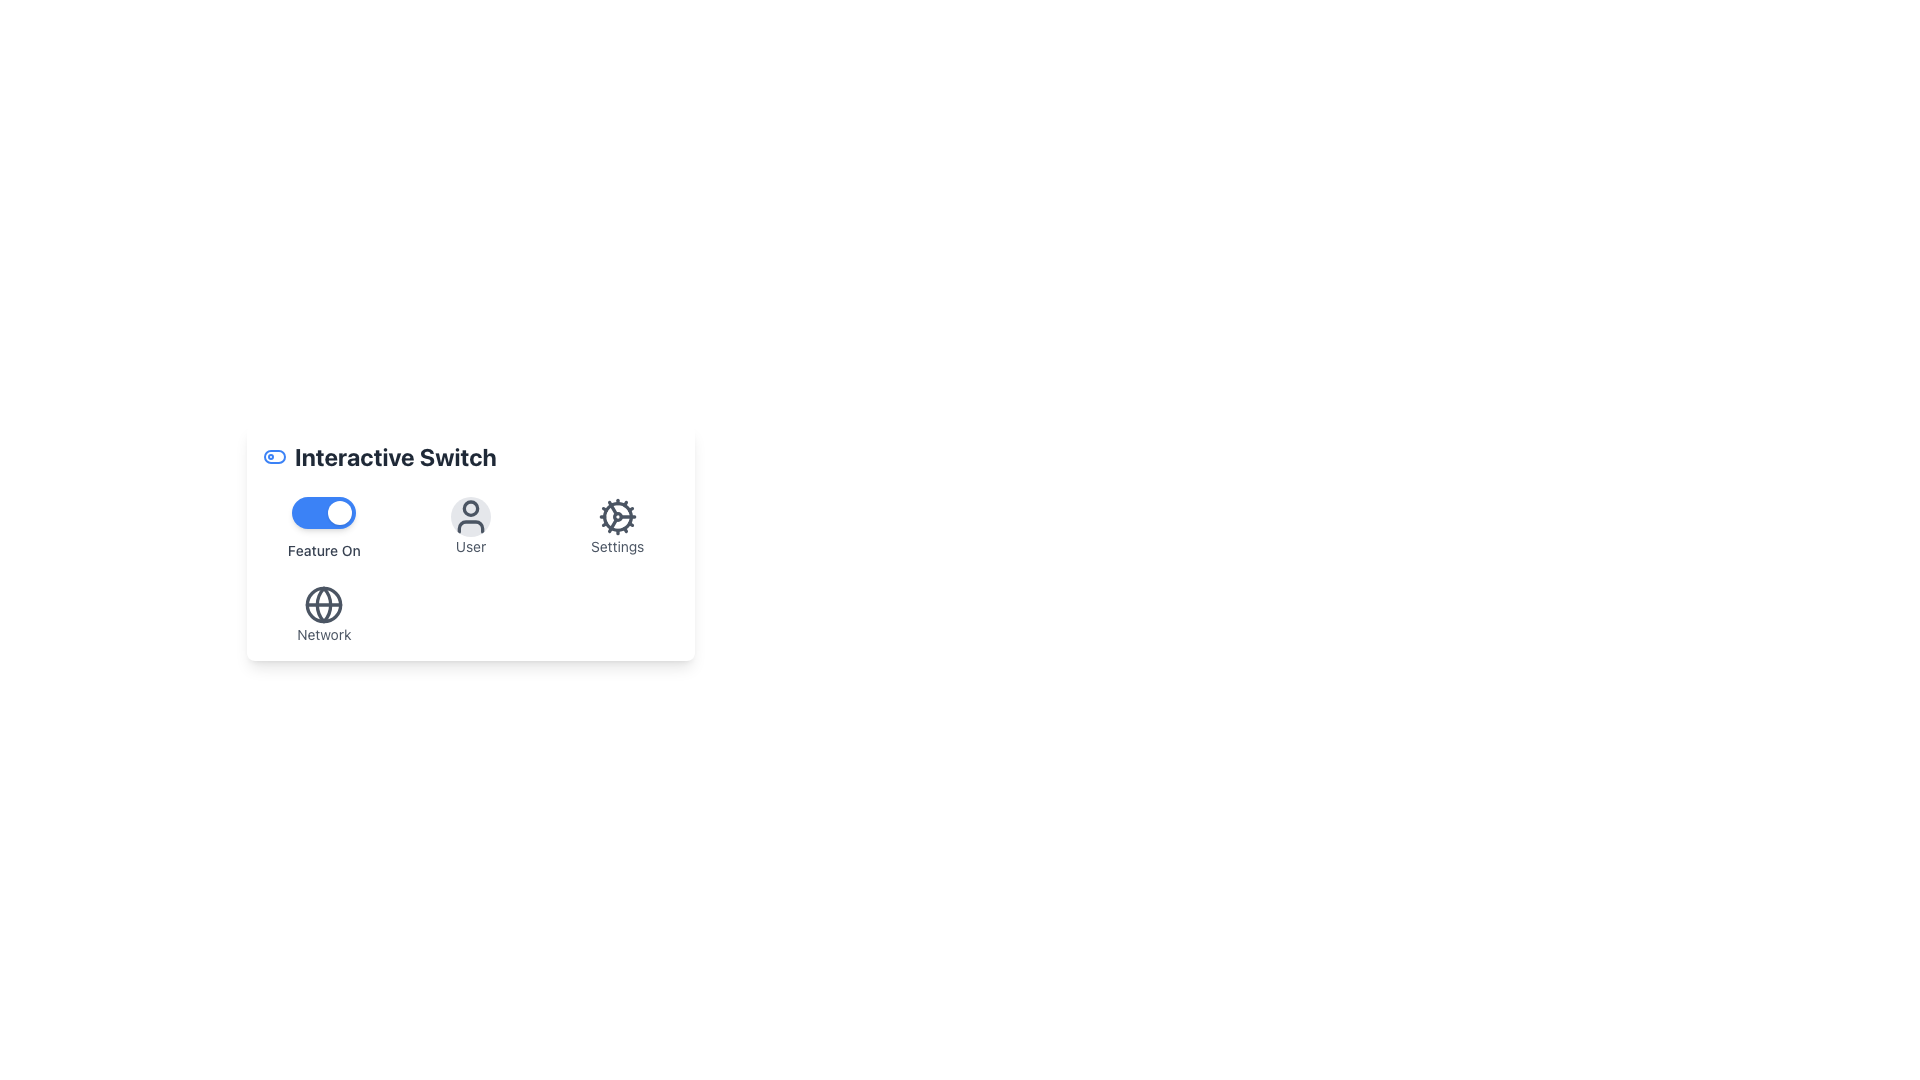 The width and height of the screenshot is (1920, 1080). I want to click on the 'Settings' icon with a cogwheel and a gray text label, so click(616, 527).